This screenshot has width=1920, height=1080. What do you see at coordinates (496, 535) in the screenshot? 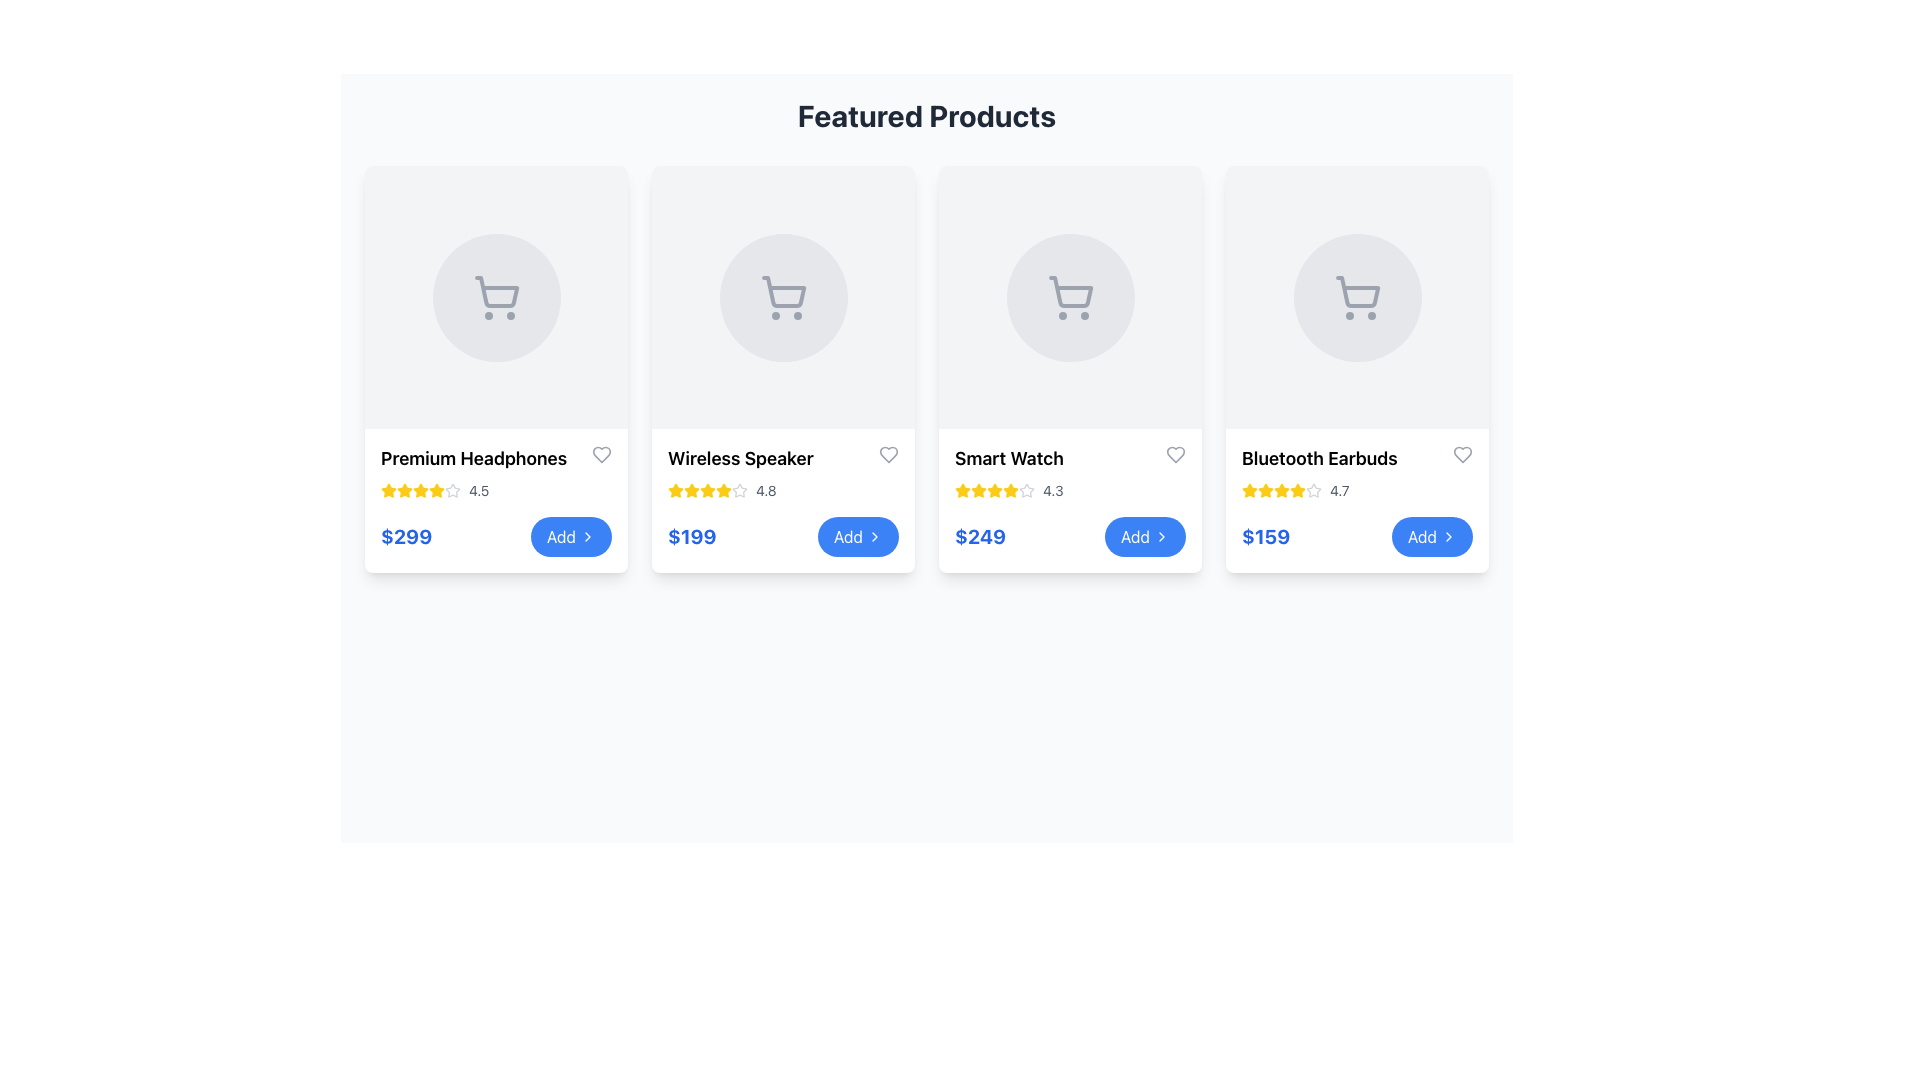
I see `the button located at the bottom of the 'Premium Headphones' product card` at bounding box center [496, 535].